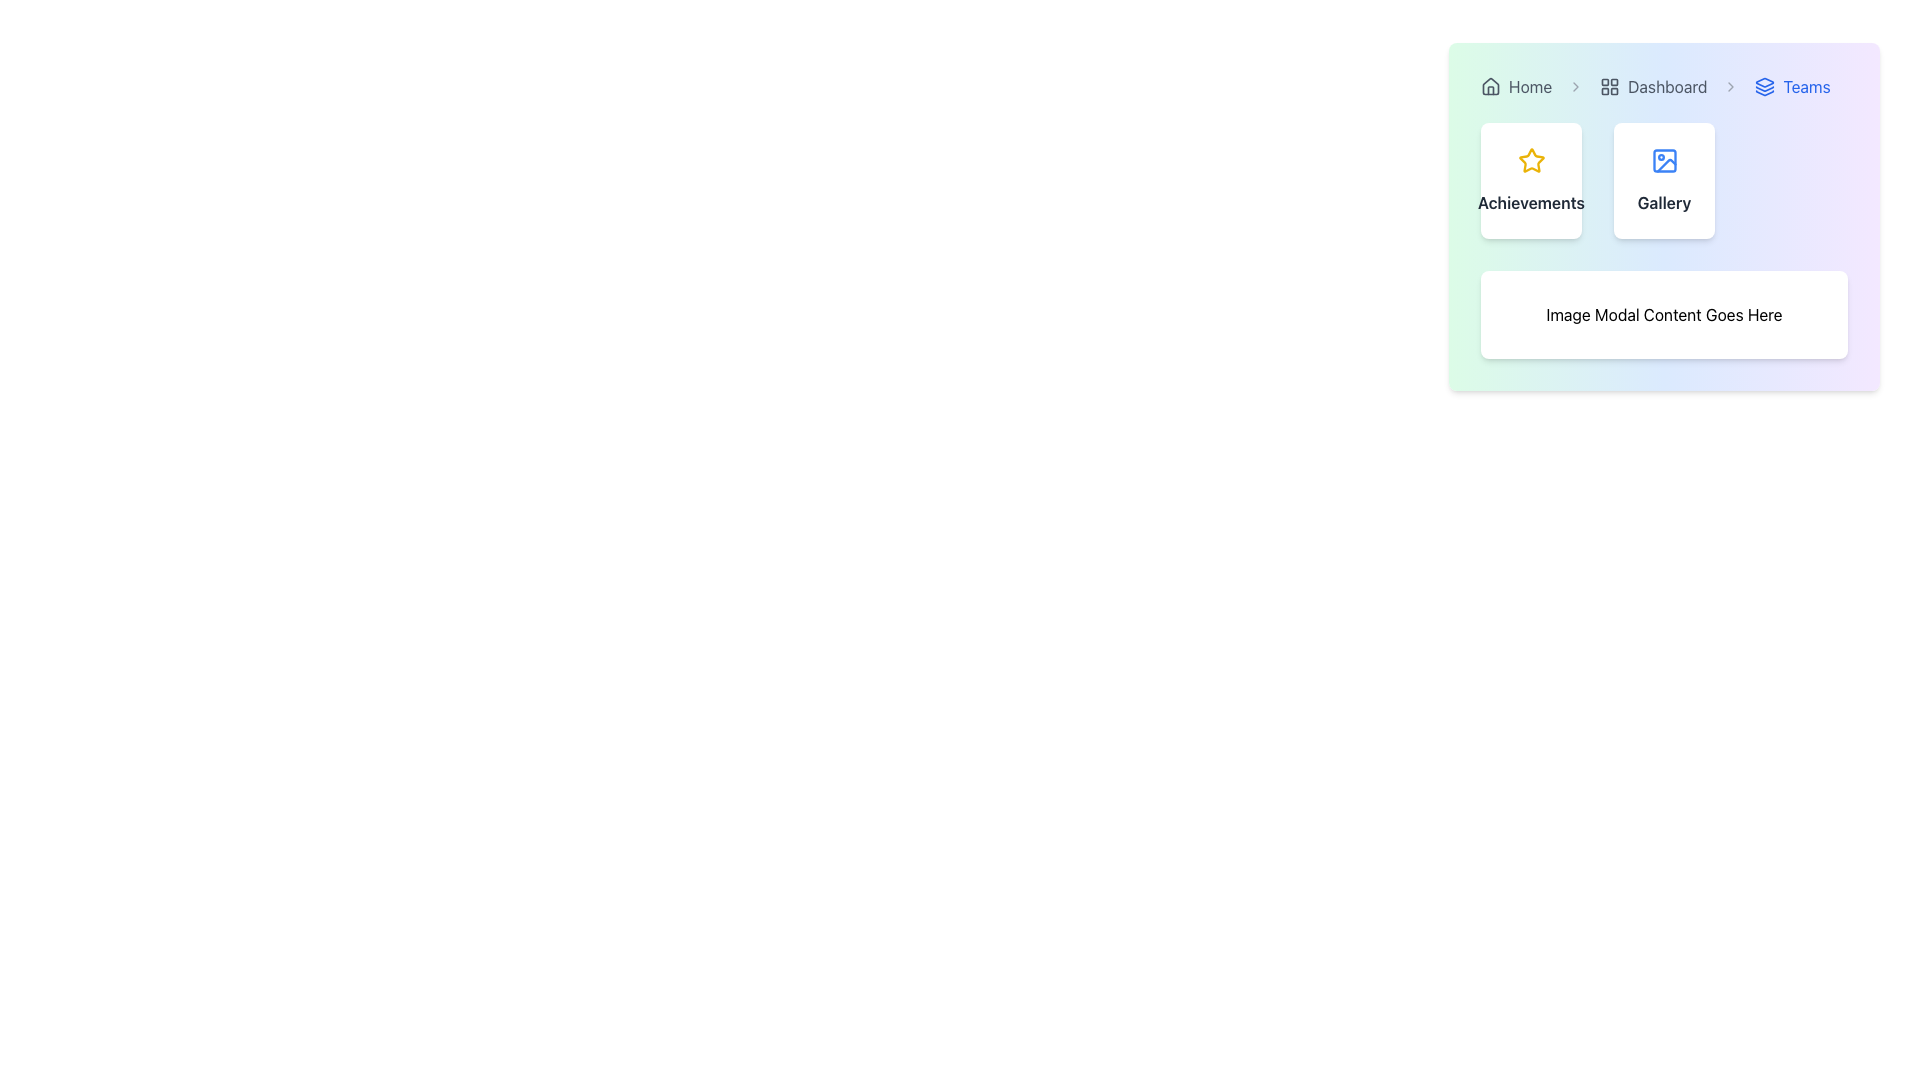 The height and width of the screenshot is (1080, 1920). I want to click on the blue rounded rectangle icon resembling a landscape in the 'Gallery' card, positioned near the label 'Gallery', so click(1664, 160).